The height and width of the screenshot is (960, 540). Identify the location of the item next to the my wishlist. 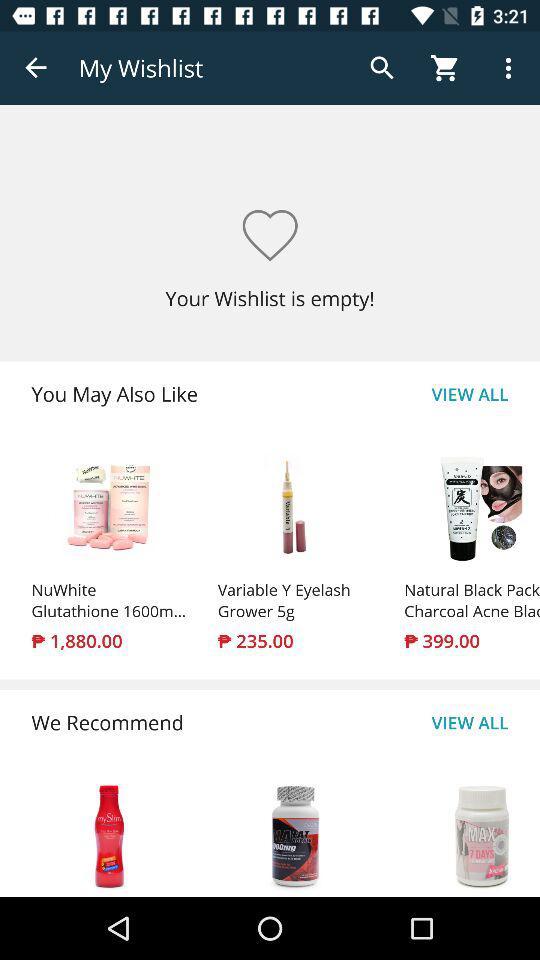
(36, 68).